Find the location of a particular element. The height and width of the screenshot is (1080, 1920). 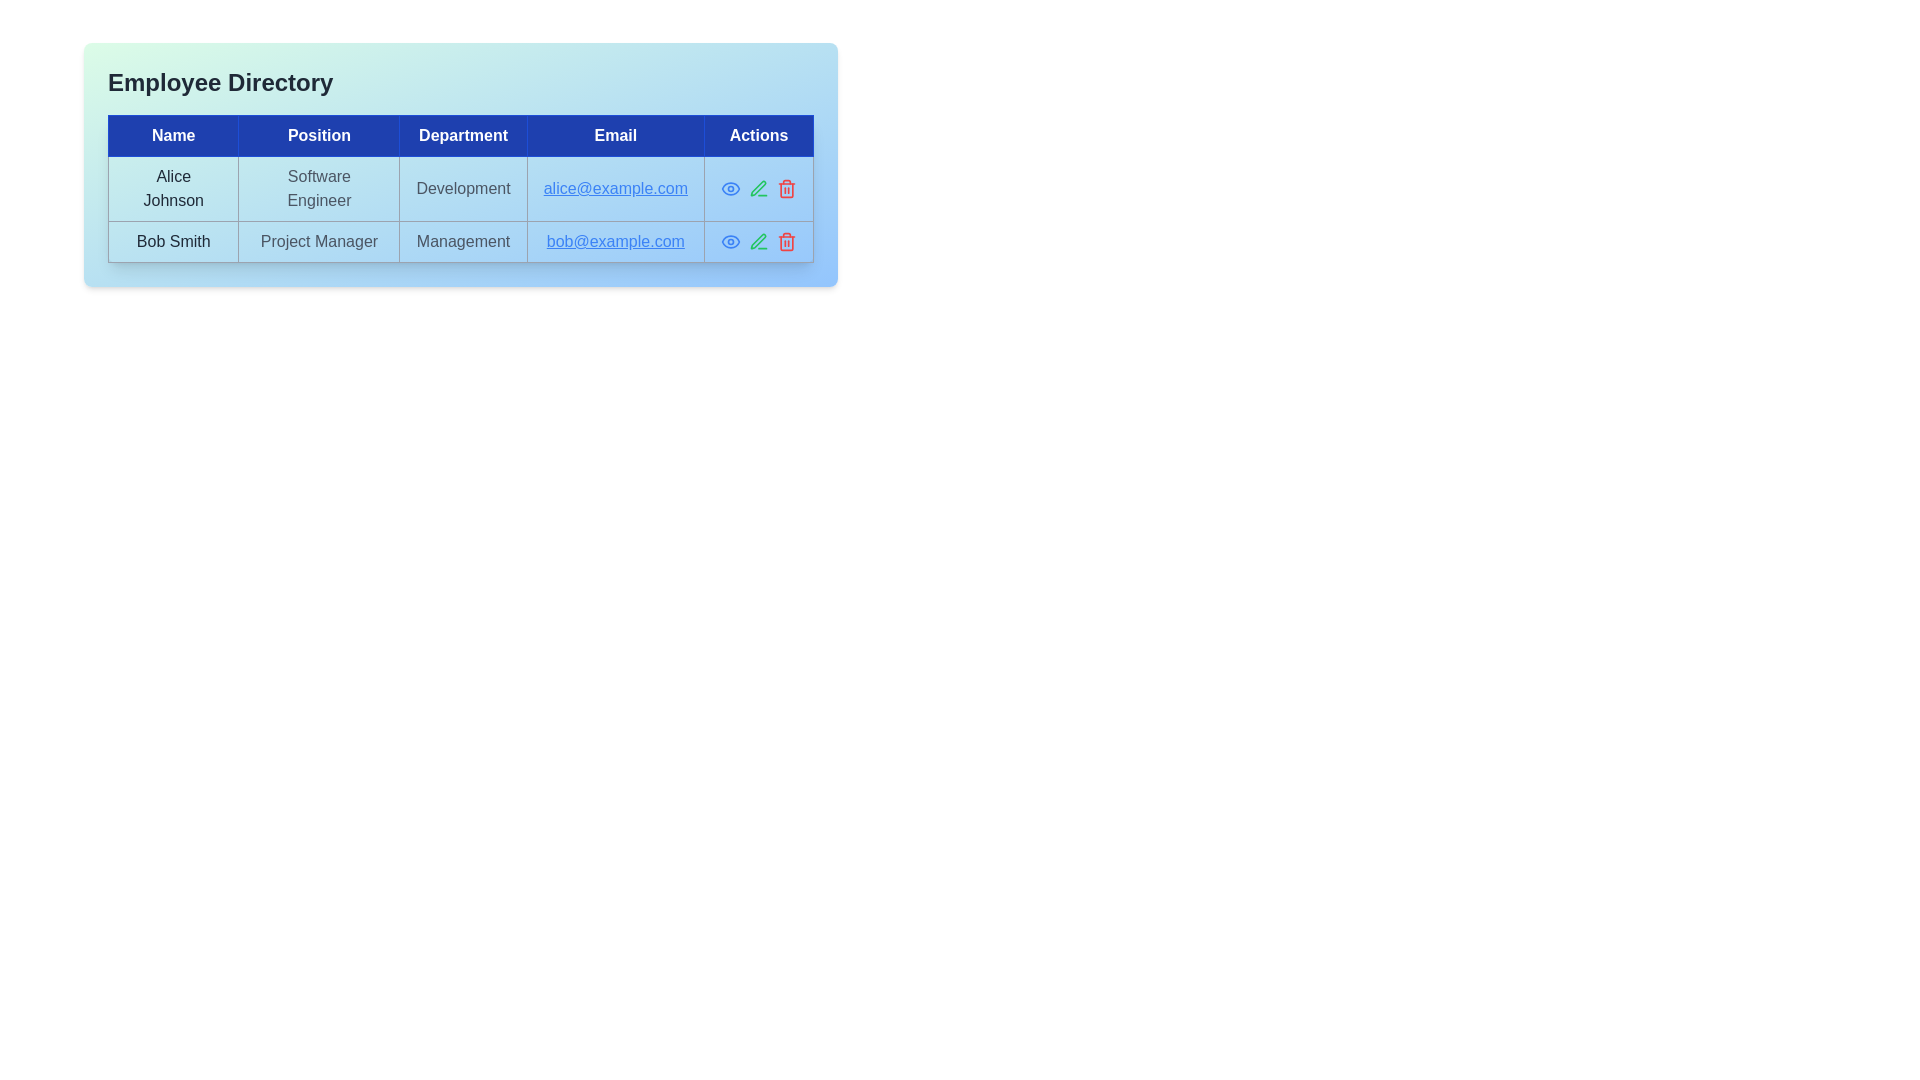

the hyperlink displaying 'bob@example.com' in the Email column of the employee information table is located at coordinates (614, 241).